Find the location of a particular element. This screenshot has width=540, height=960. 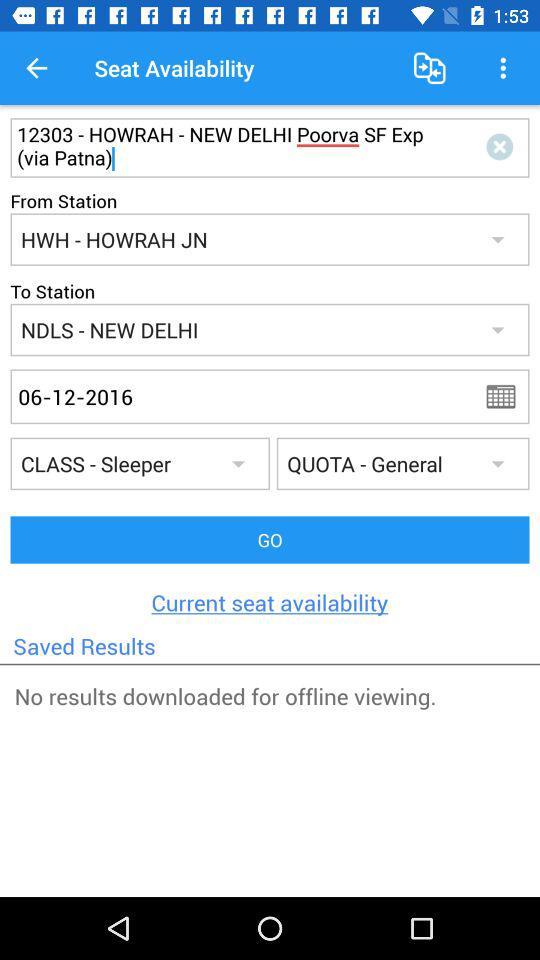

the drop down quota  general is located at coordinates (403, 463).